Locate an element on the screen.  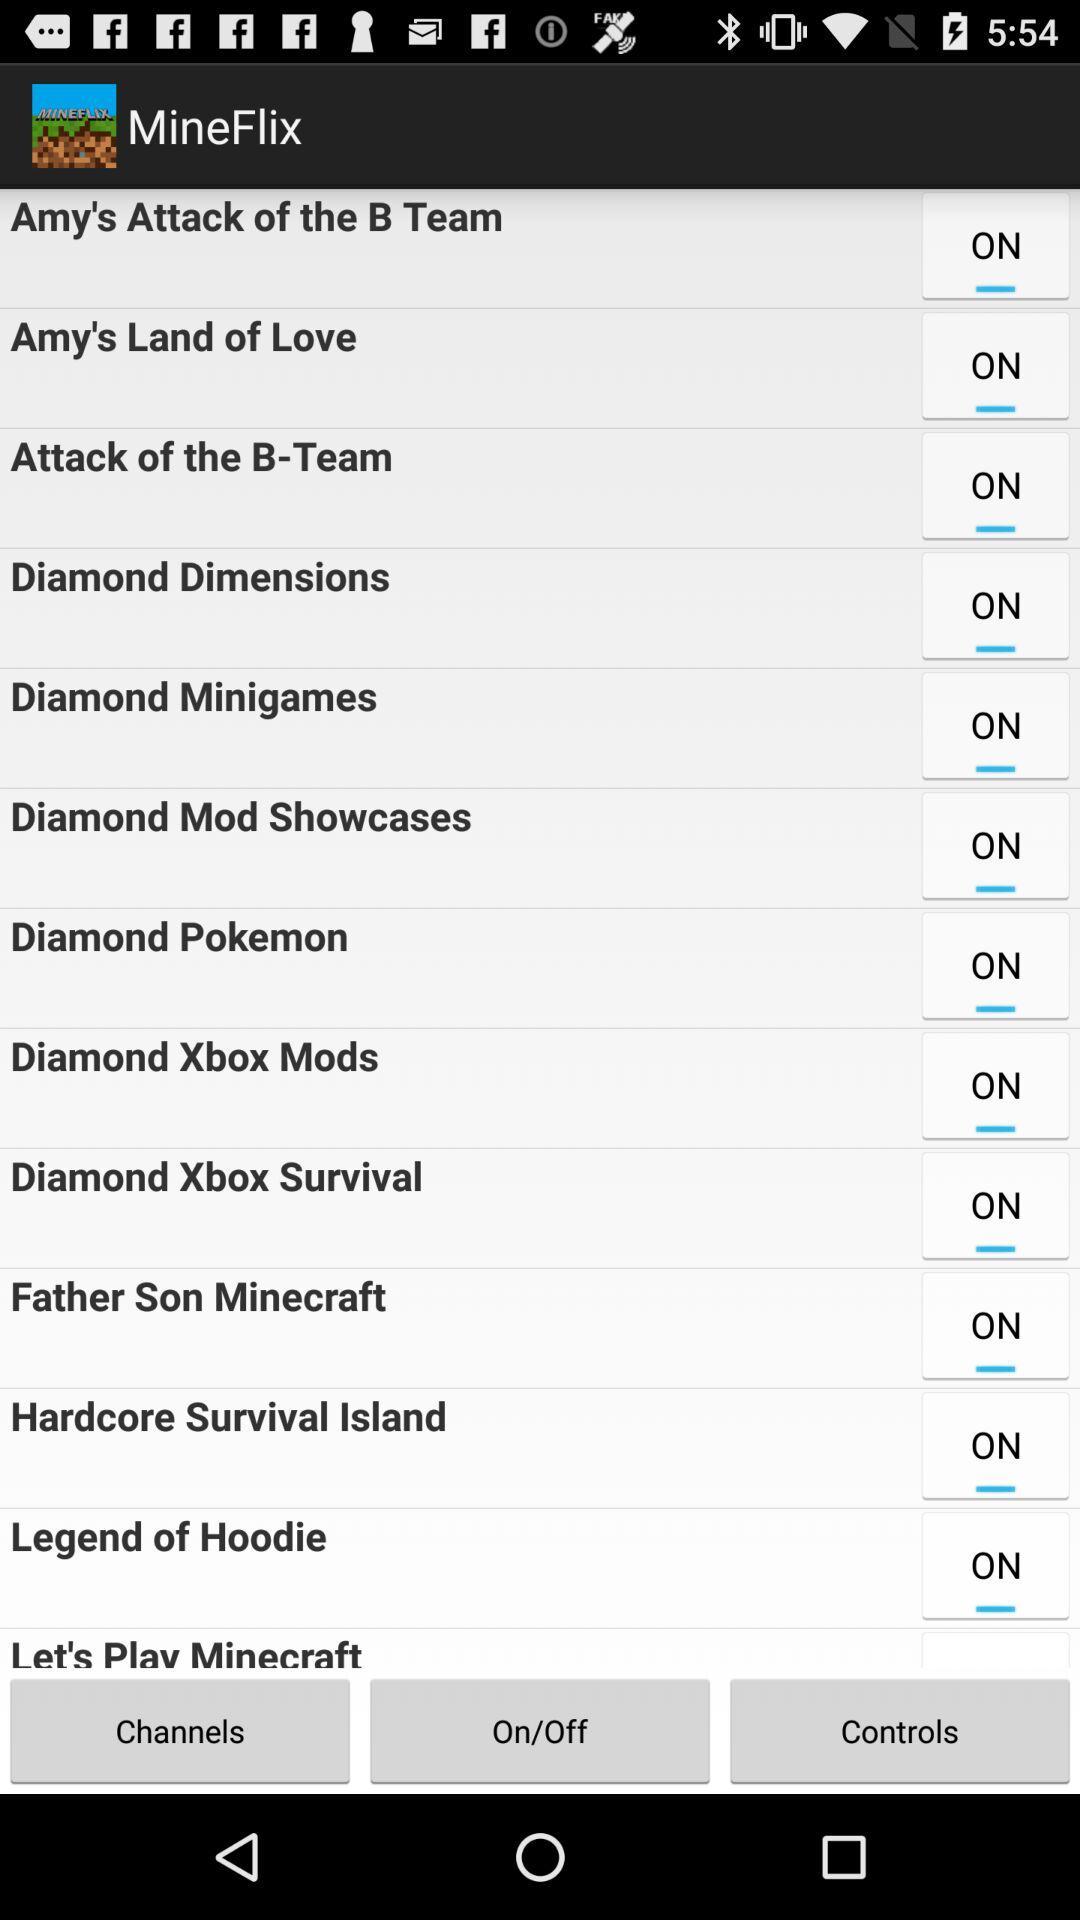
the hardcore survival island is located at coordinates (223, 1448).